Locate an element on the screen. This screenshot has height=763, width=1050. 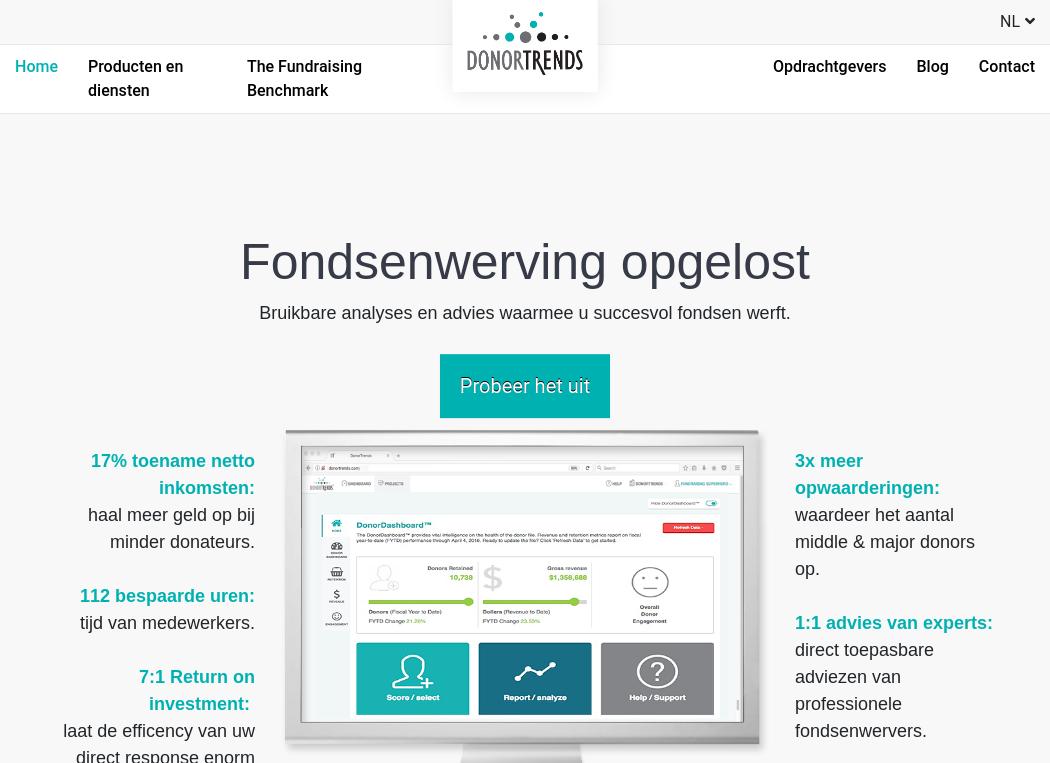
'3x meer opwaarderingen:' is located at coordinates (793, 473).